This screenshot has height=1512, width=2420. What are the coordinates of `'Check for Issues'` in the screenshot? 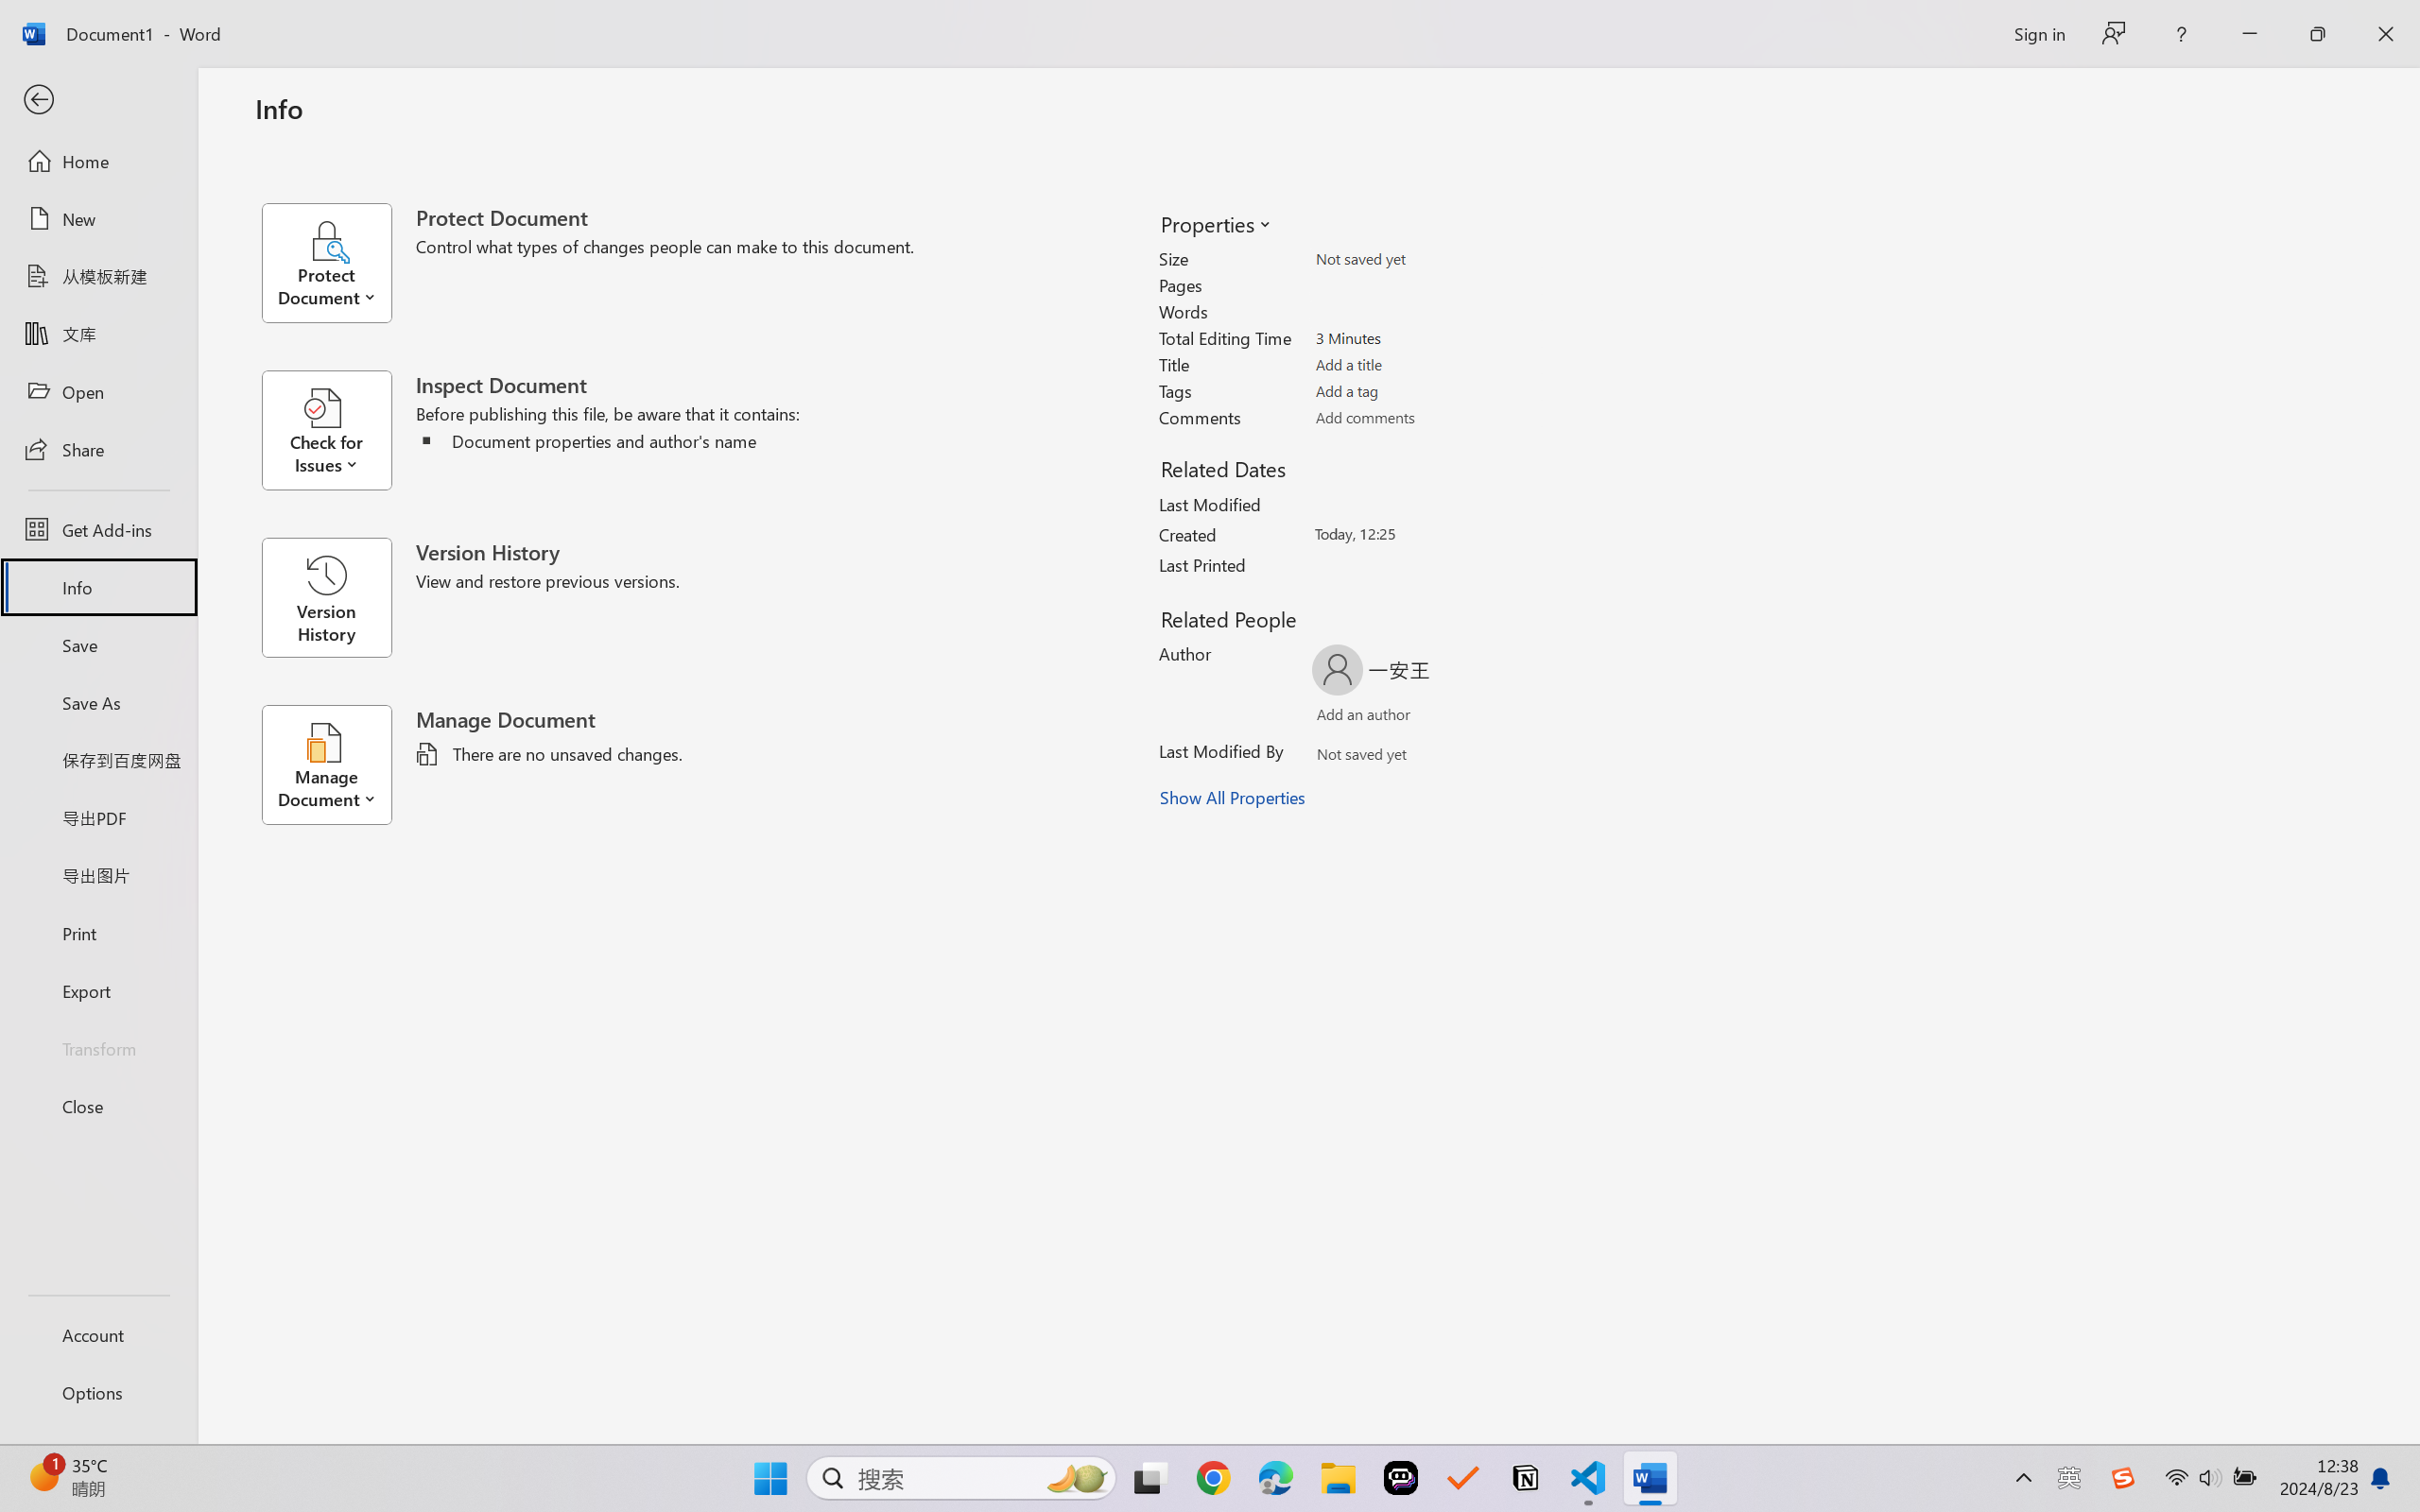 It's located at (337, 429).